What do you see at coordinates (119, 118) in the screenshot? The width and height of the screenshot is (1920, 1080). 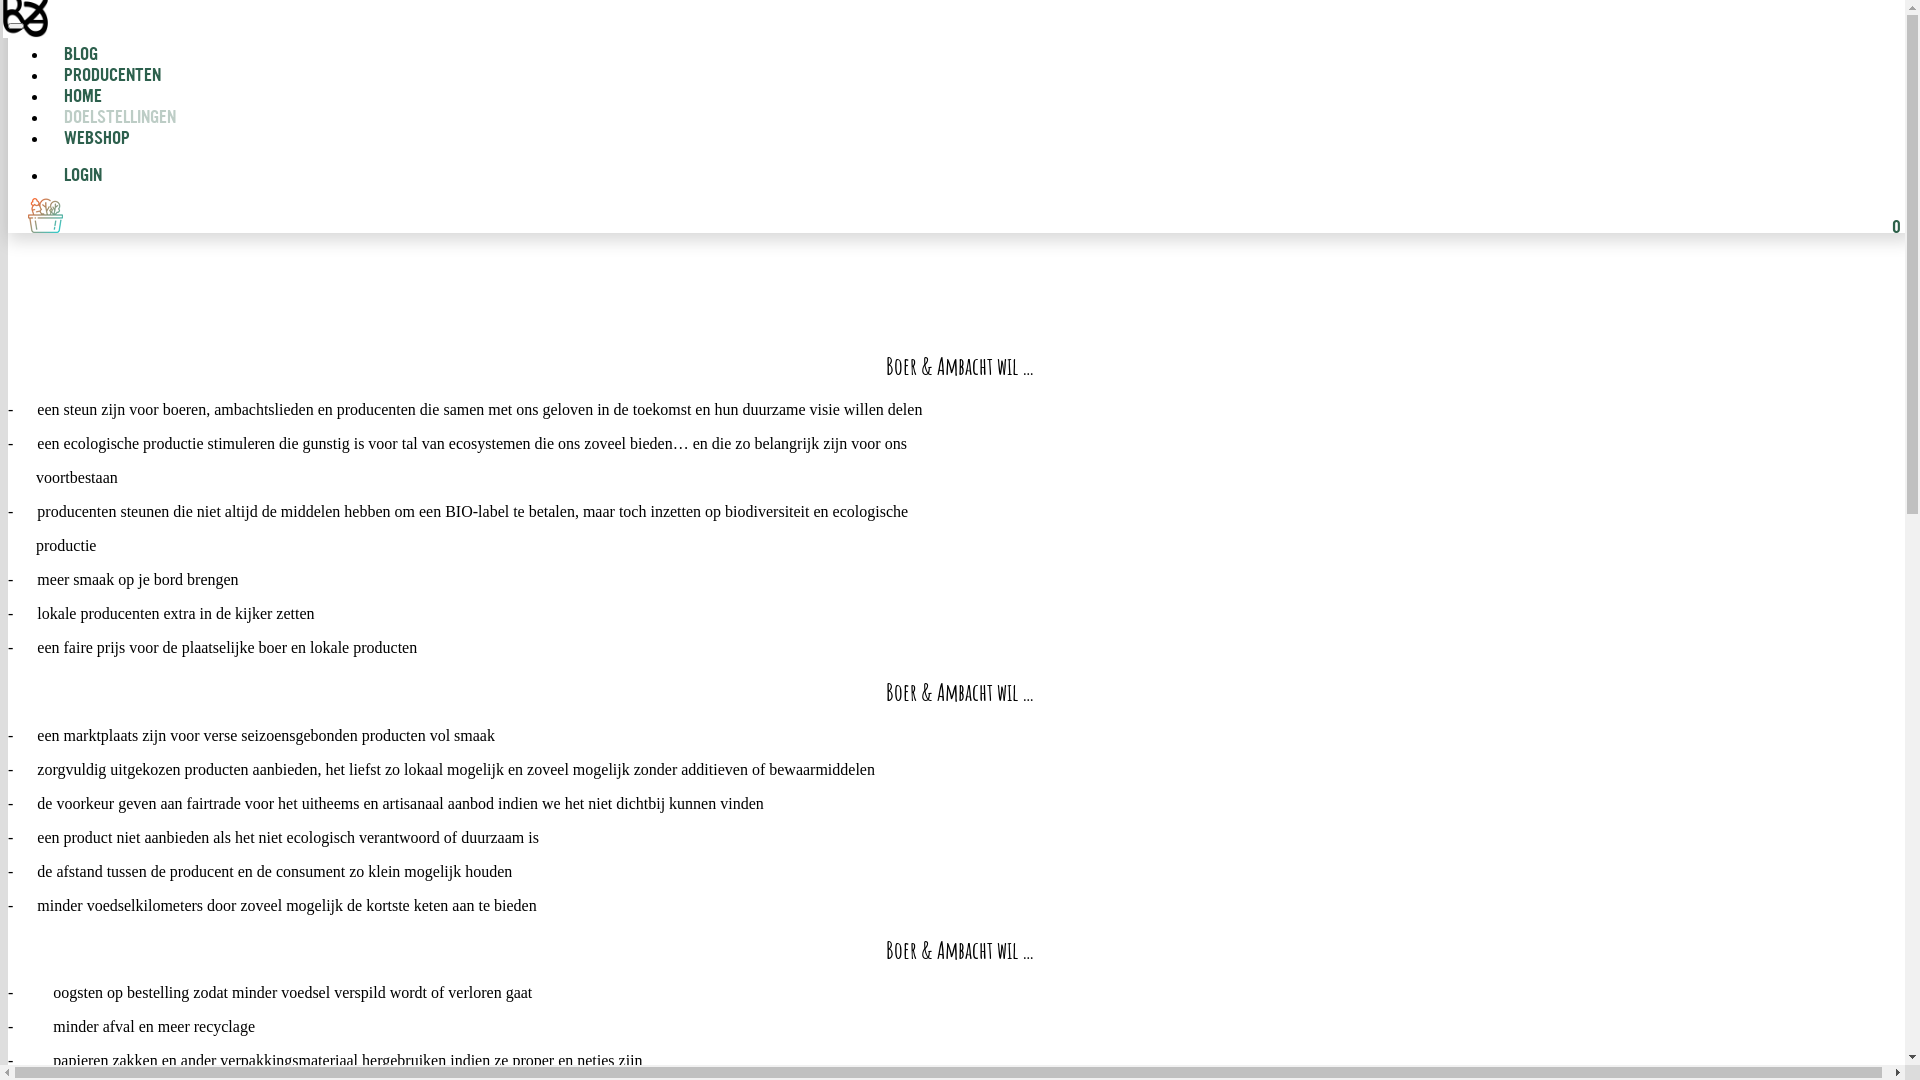 I see `'DOELSTELLINGEN'` at bounding box center [119, 118].